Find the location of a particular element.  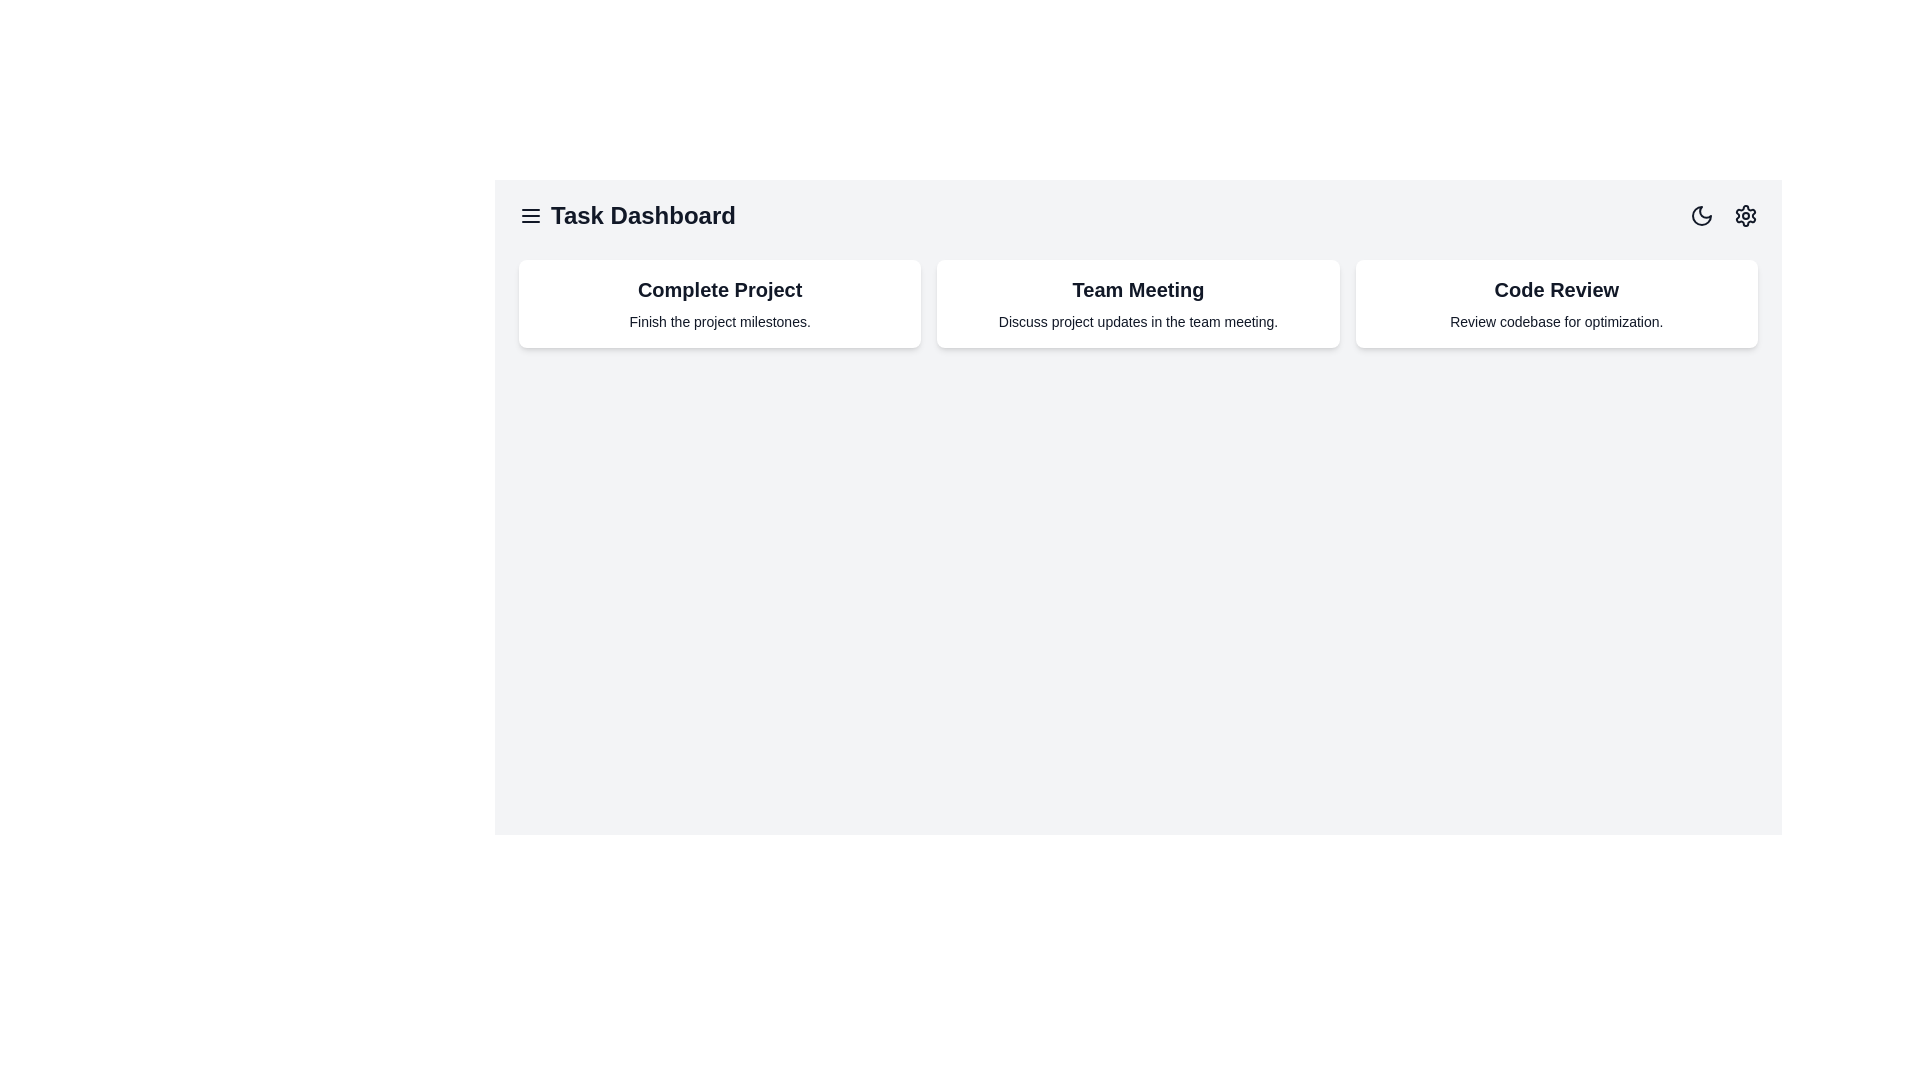

the 'Complete Project' text label, which serves as the header for its associated card, located at the top of the card above the description text 'Finish the project milestones.' is located at coordinates (720, 289).